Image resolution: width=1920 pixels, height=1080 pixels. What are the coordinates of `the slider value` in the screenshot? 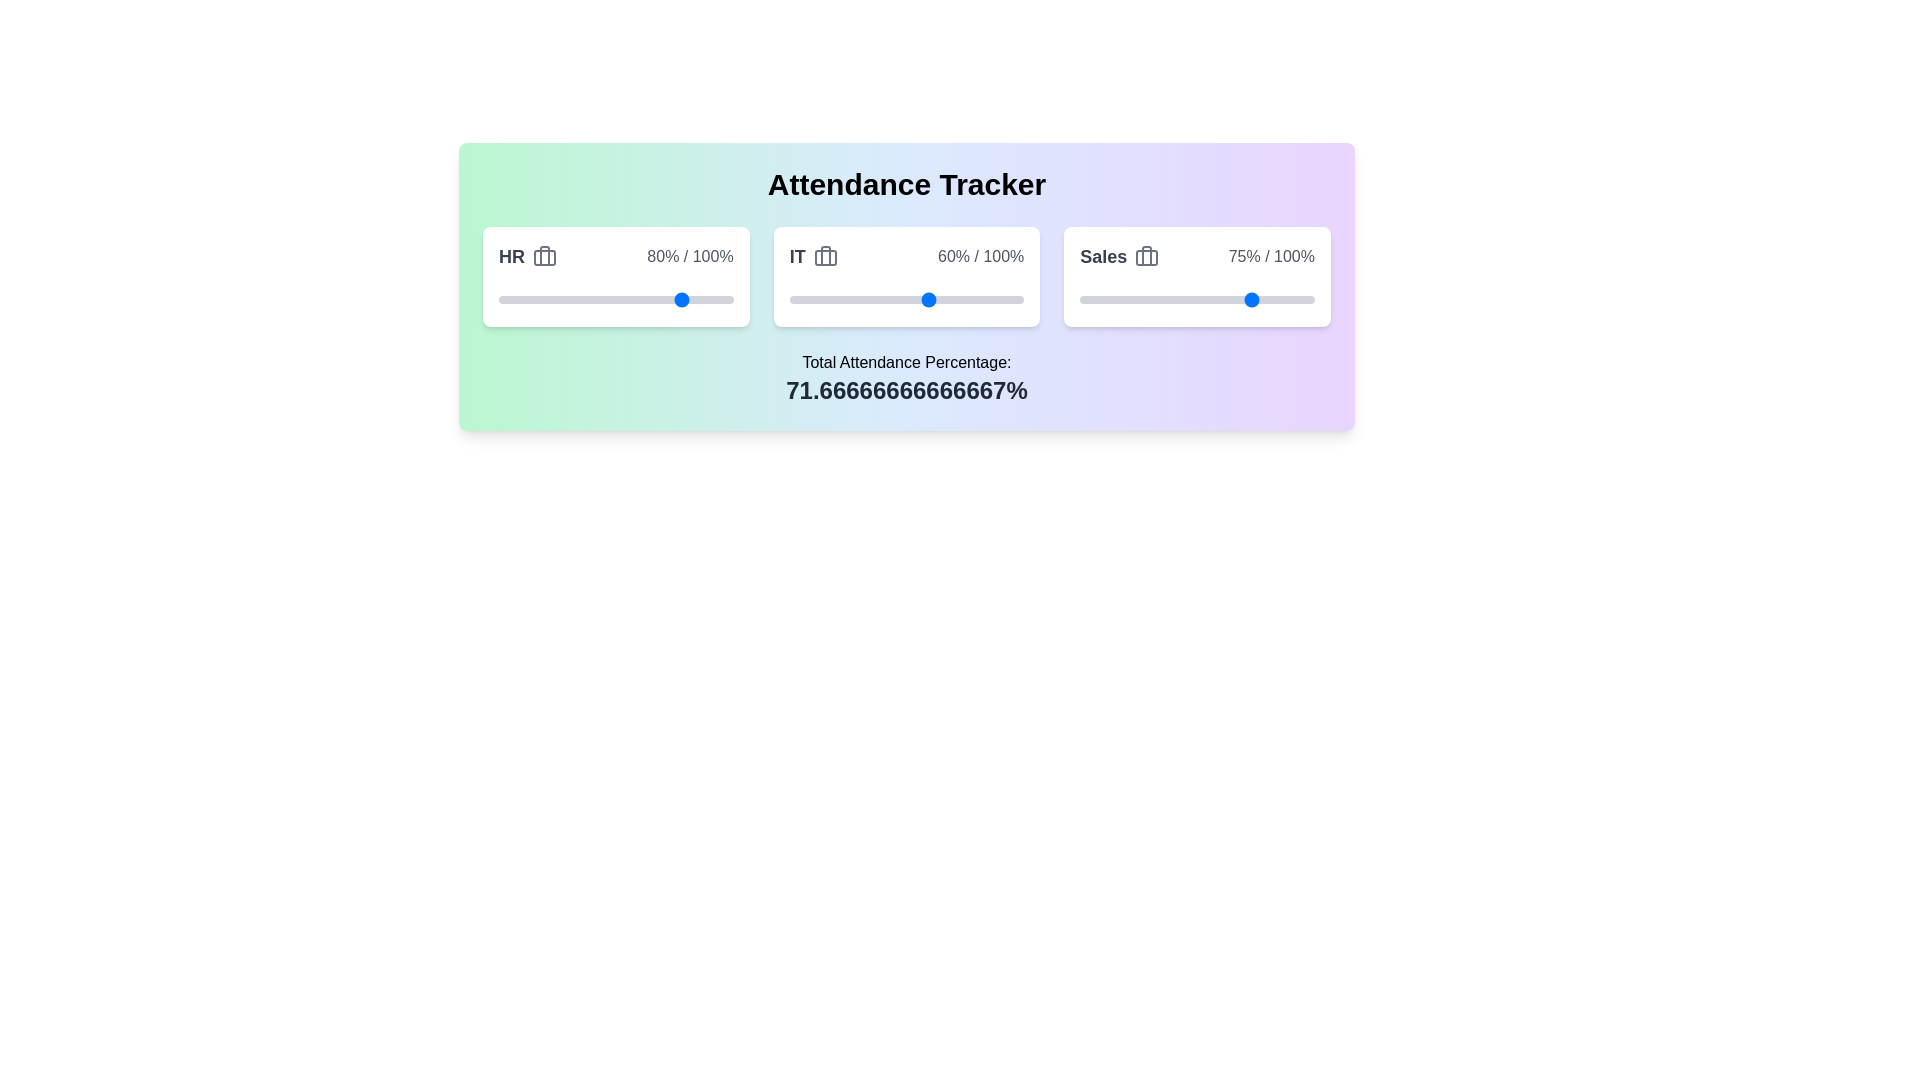 It's located at (836, 300).